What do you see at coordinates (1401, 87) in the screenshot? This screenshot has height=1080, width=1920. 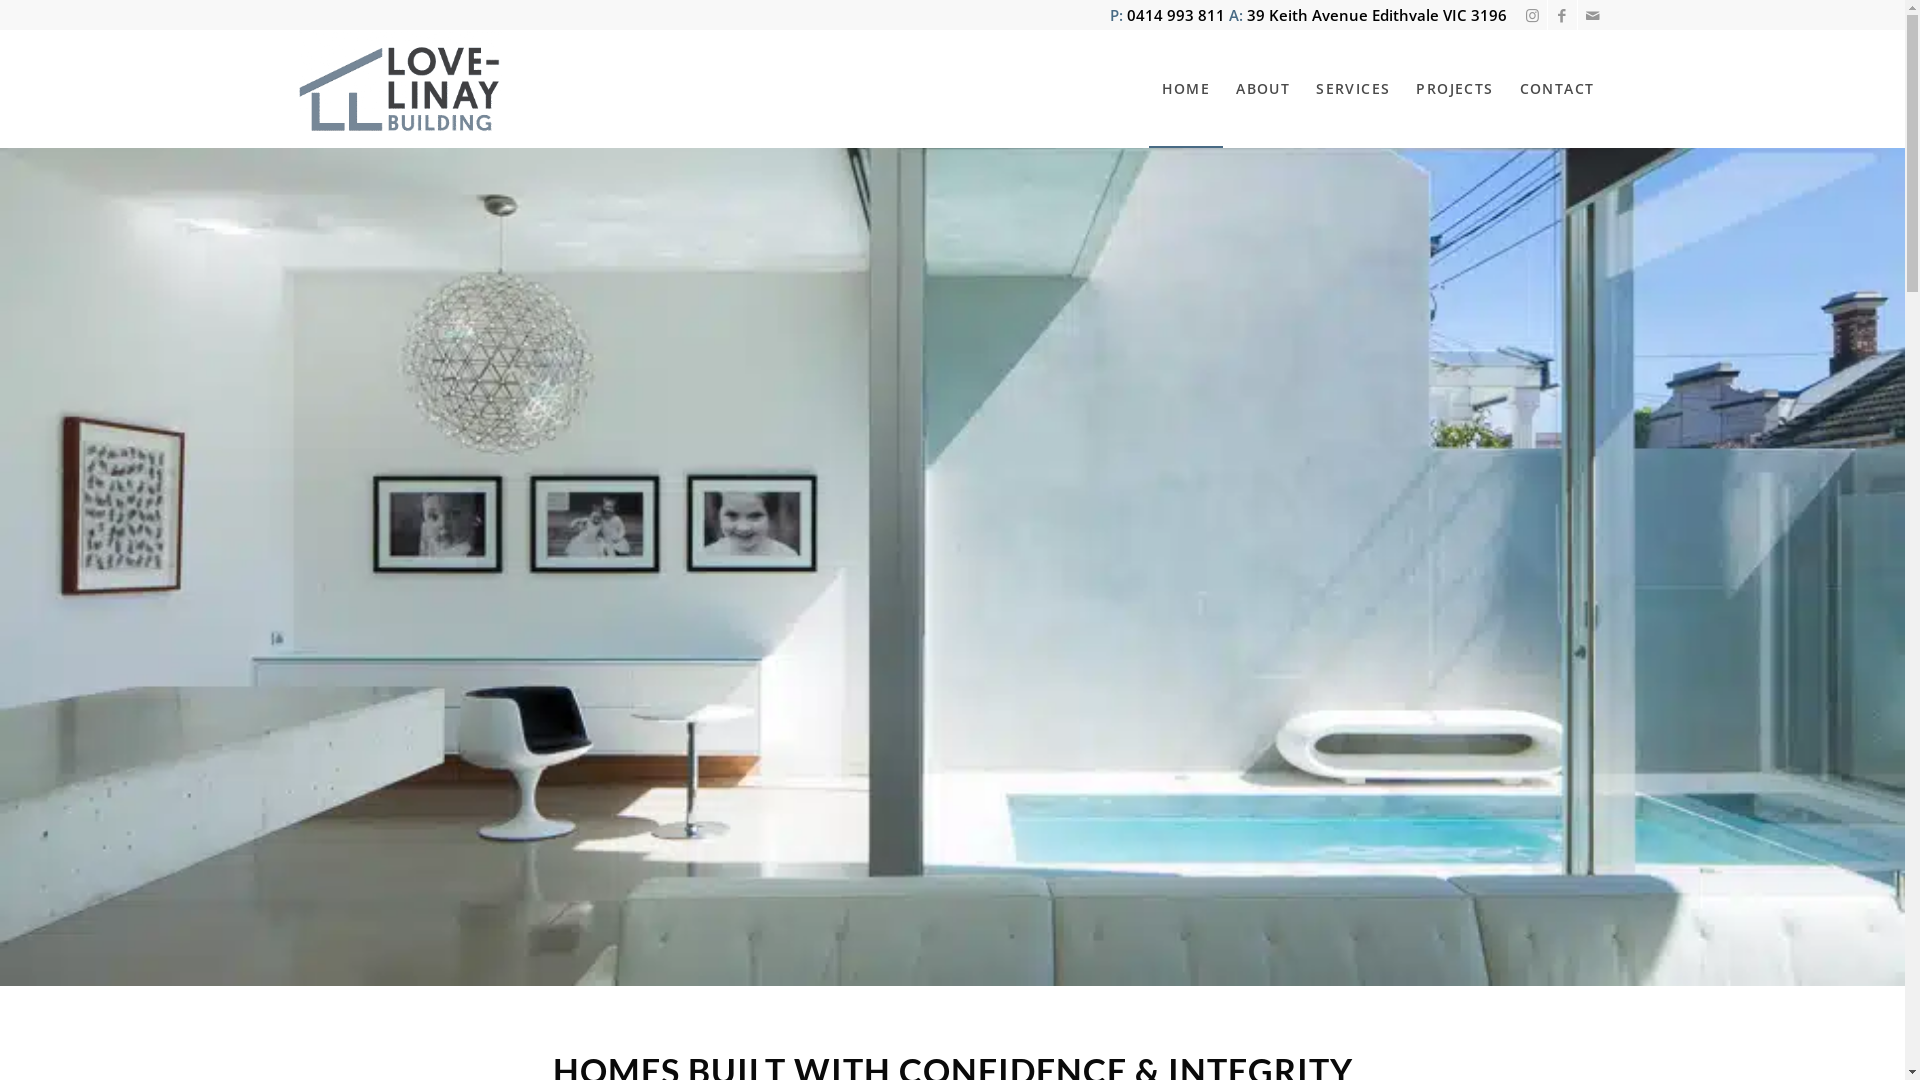 I see `'PROJECTS'` at bounding box center [1401, 87].